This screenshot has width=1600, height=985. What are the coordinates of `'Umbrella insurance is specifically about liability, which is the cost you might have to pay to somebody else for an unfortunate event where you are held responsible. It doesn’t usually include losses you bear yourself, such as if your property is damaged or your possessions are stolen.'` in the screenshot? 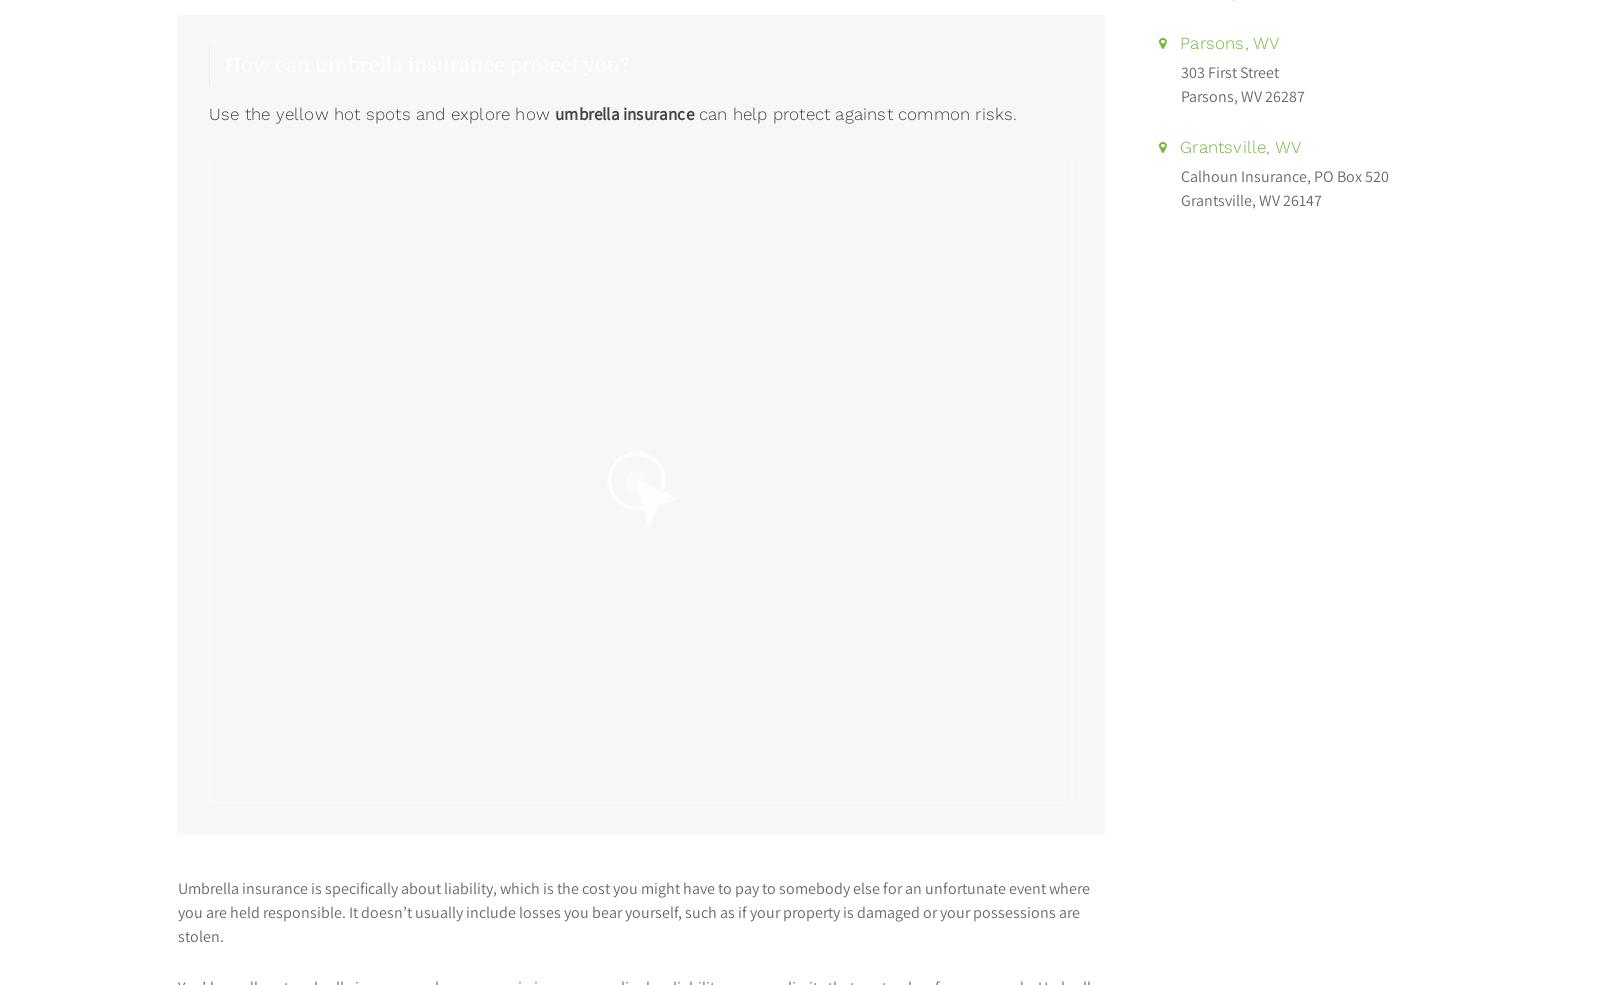 It's located at (632, 911).